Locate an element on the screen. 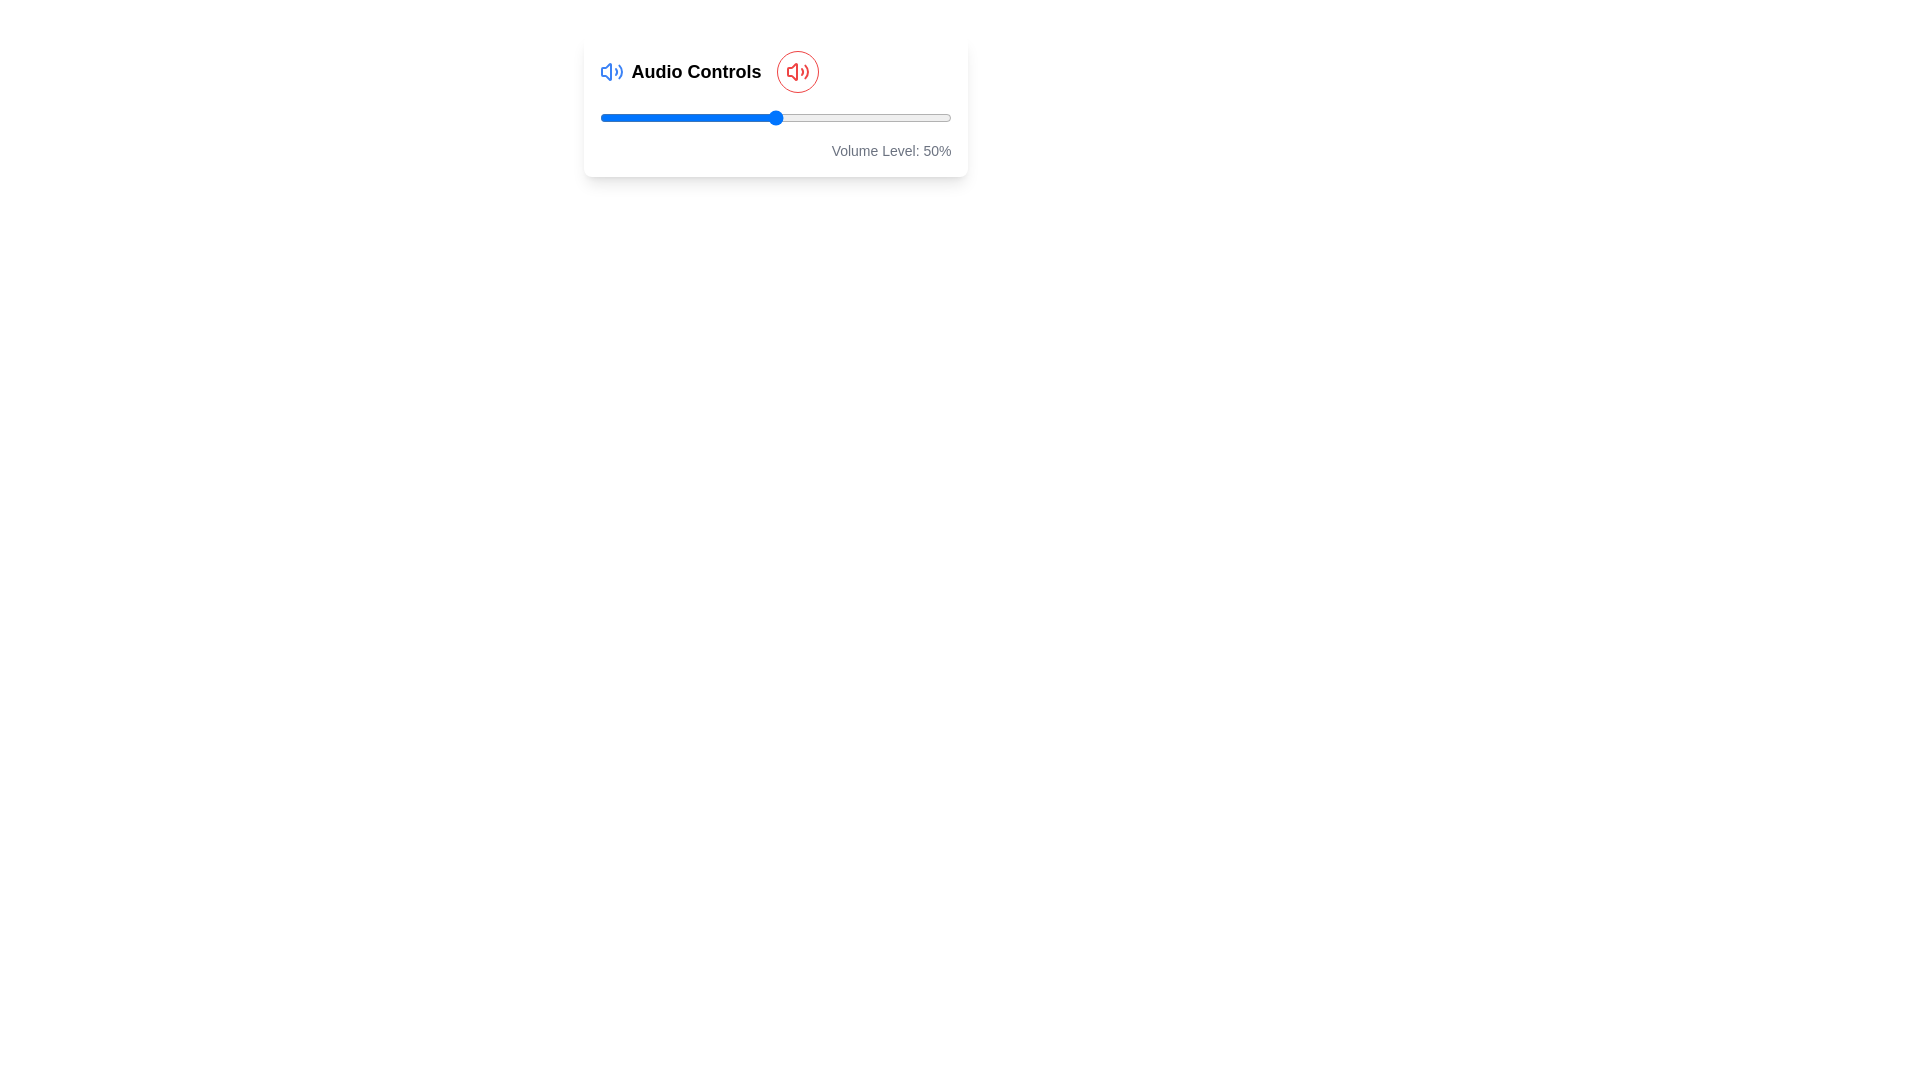 The width and height of the screenshot is (1920, 1080). the volume slider to 53% by dragging the slider to the corresponding position is located at coordinates (785, 118).